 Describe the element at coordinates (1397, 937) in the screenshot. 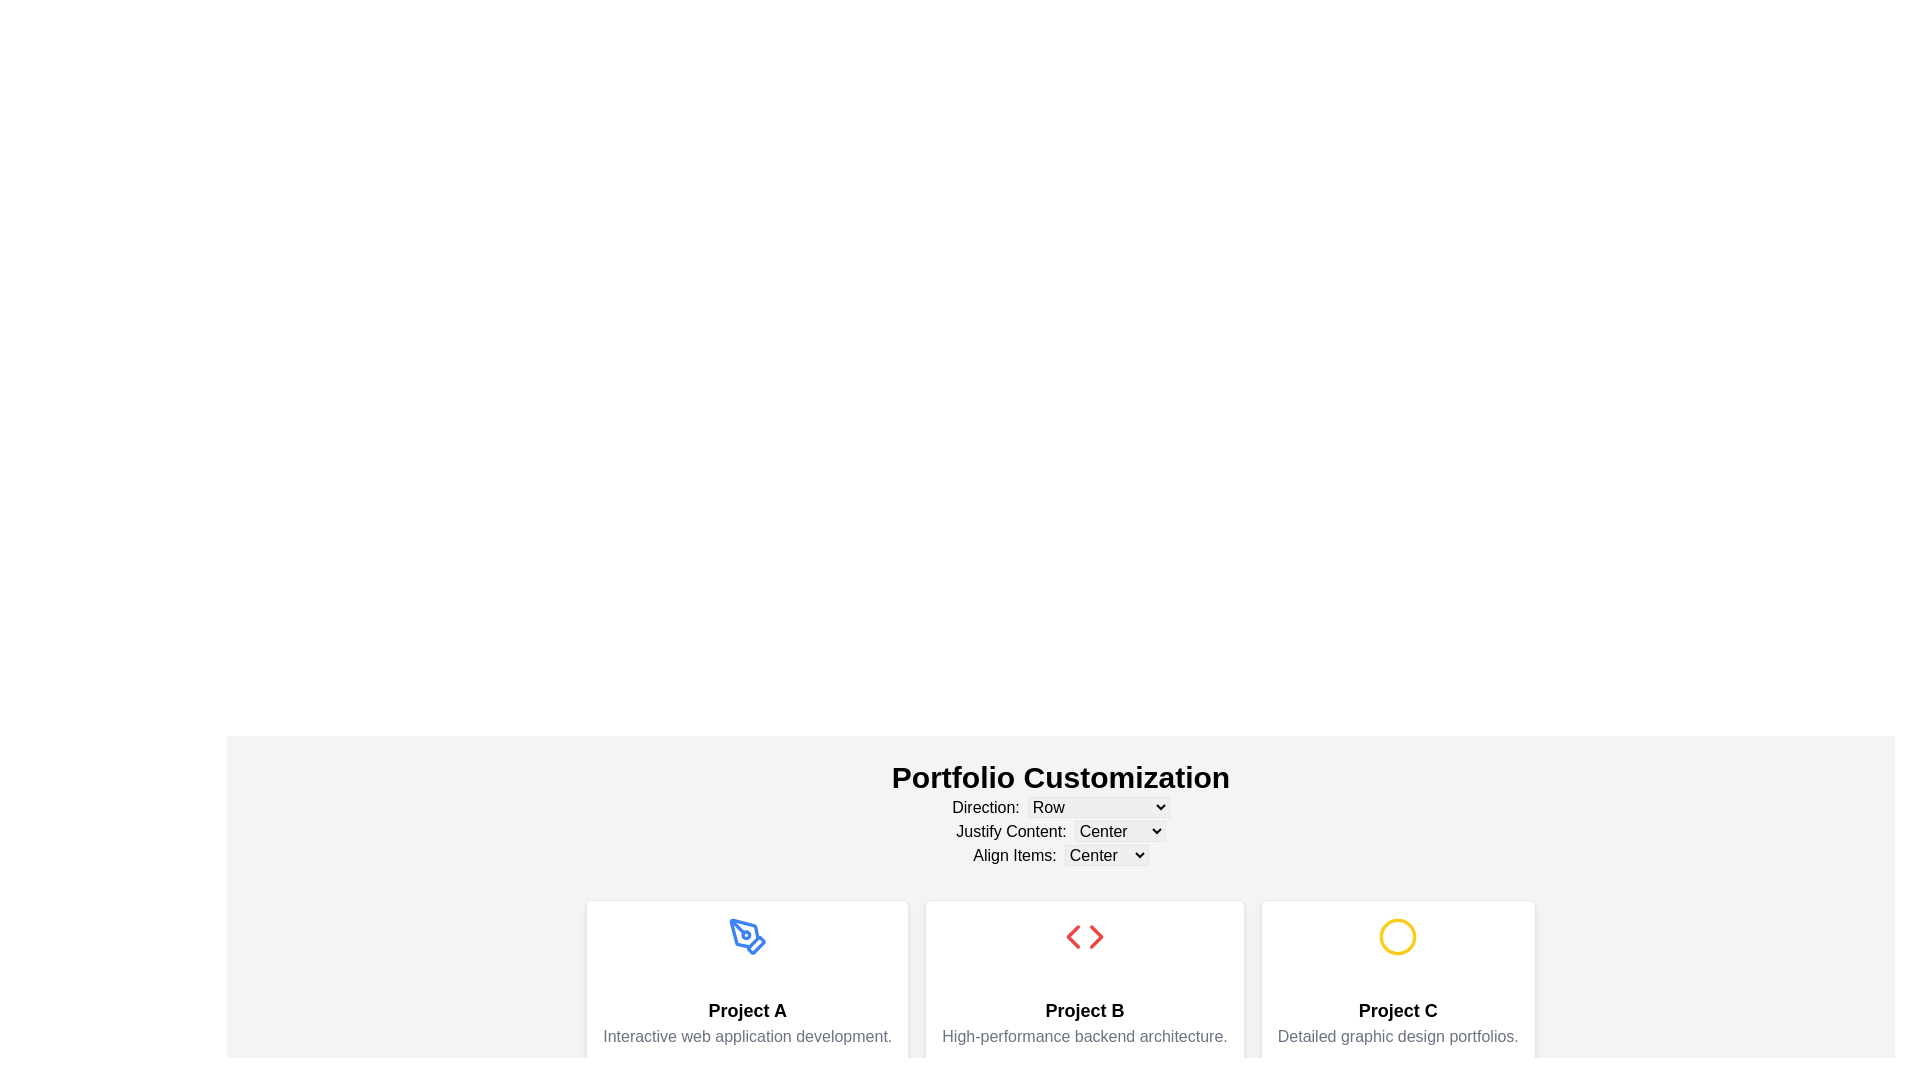

I see `the small decorative circular graphic with a yellow stroke located above the text 'Project C'` at that location.